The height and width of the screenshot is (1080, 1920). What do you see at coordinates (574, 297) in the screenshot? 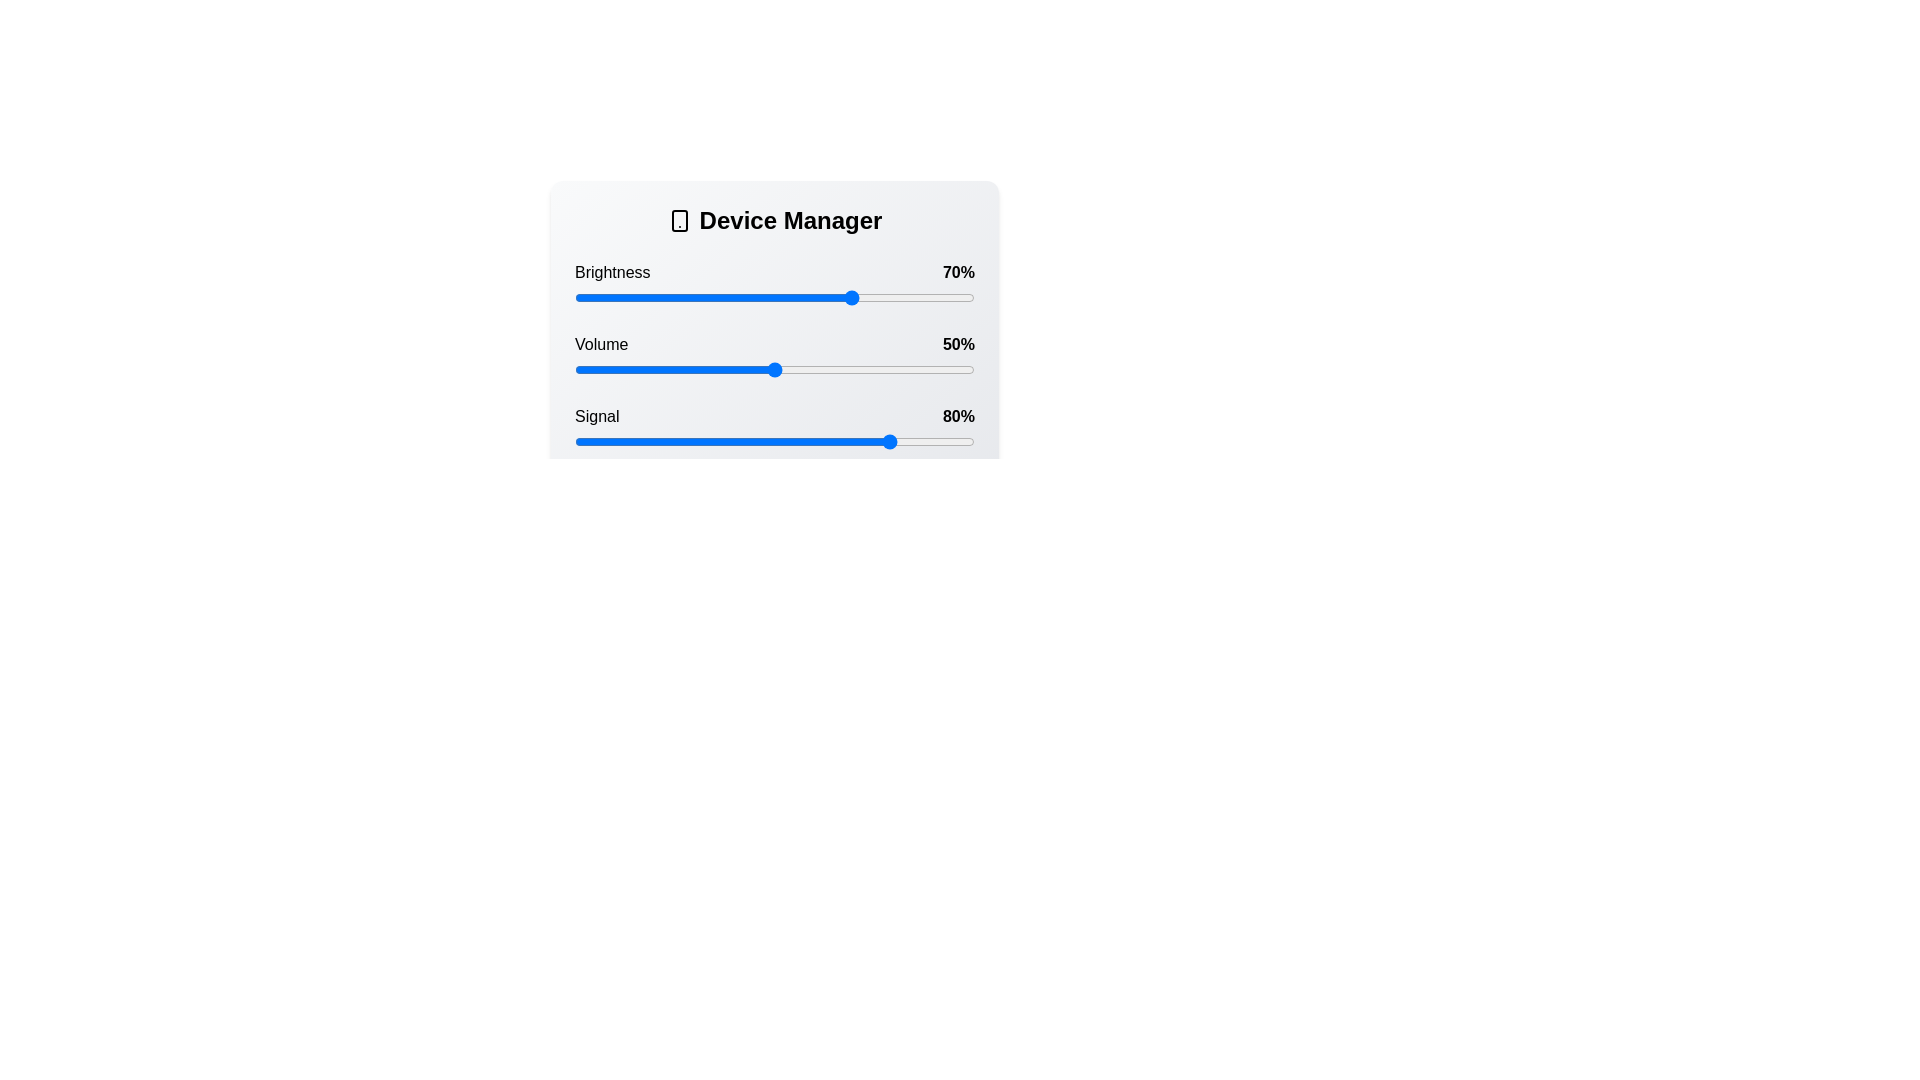
I see `the brightness slider to 0%` at bounding box center [574, 297].